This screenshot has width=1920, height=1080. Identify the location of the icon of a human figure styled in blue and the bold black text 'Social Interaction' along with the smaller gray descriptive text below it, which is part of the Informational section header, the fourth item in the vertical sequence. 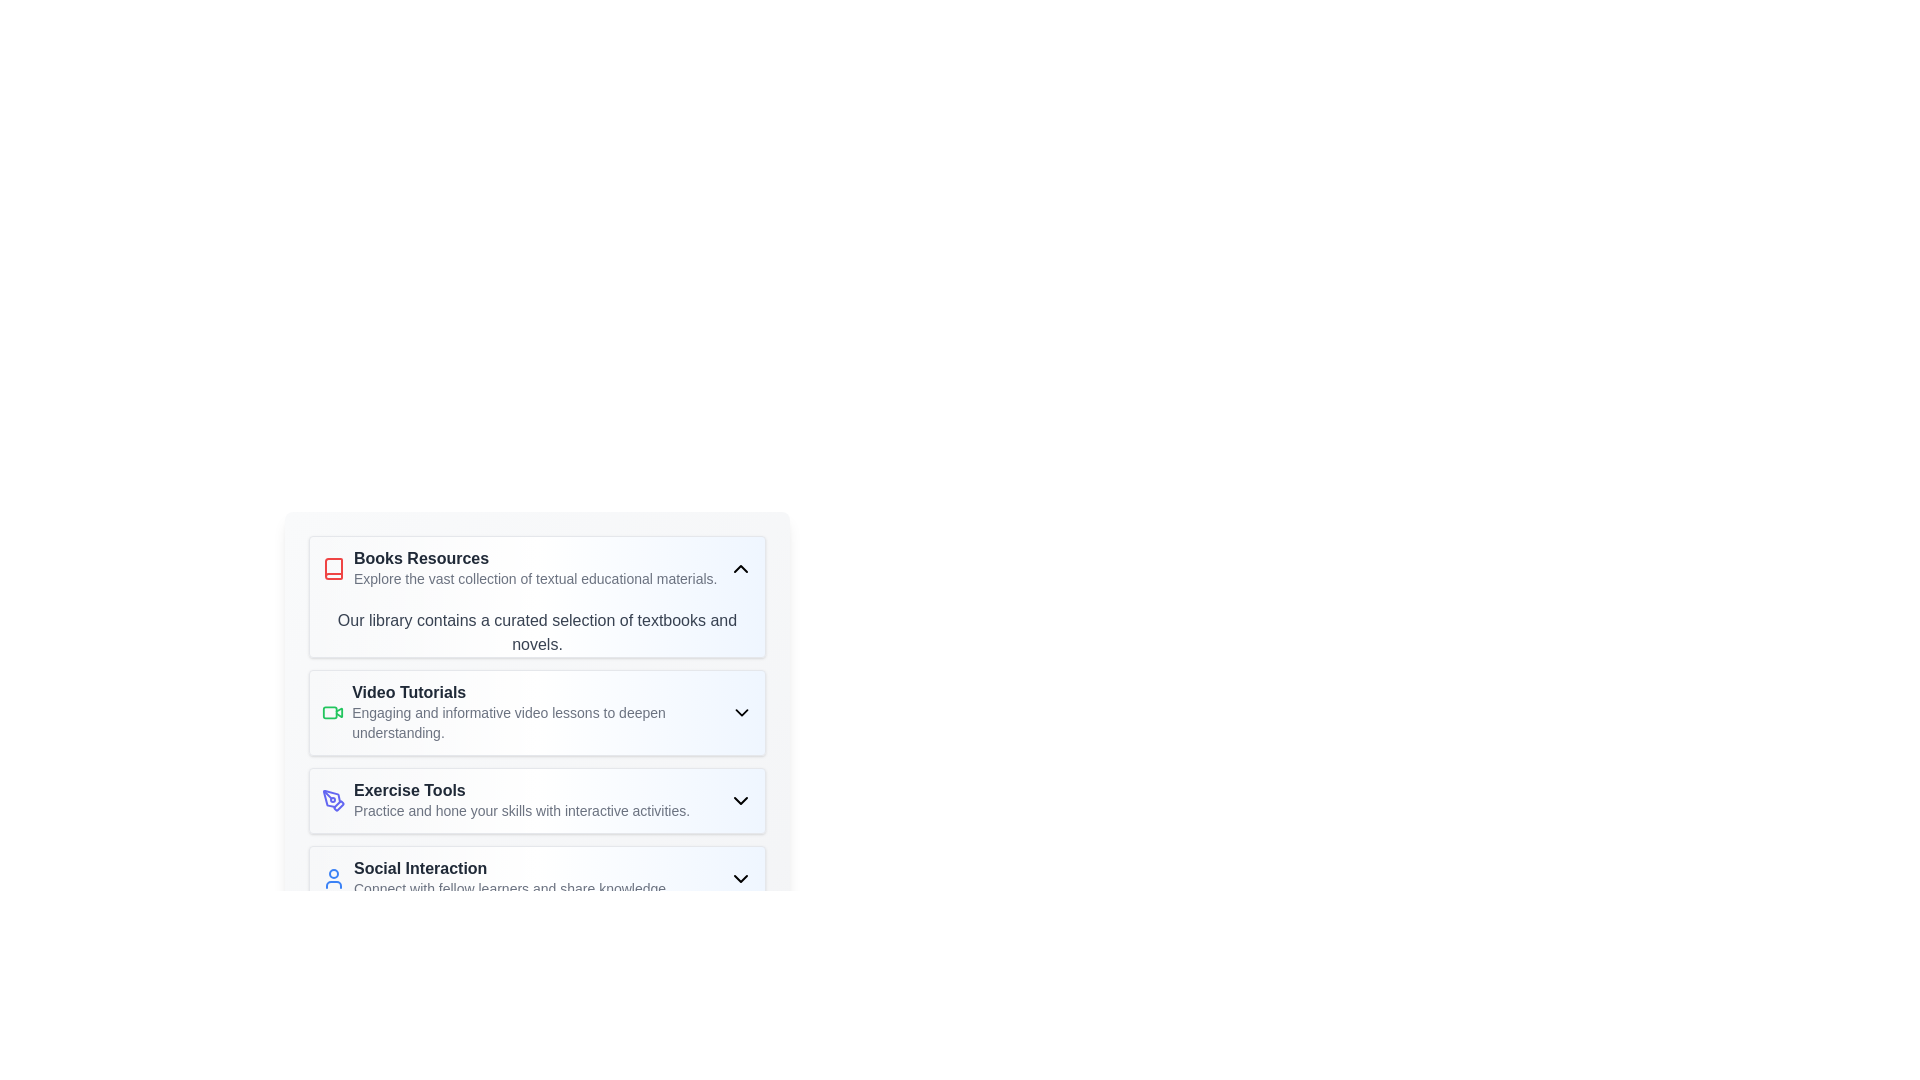
(495, 878).